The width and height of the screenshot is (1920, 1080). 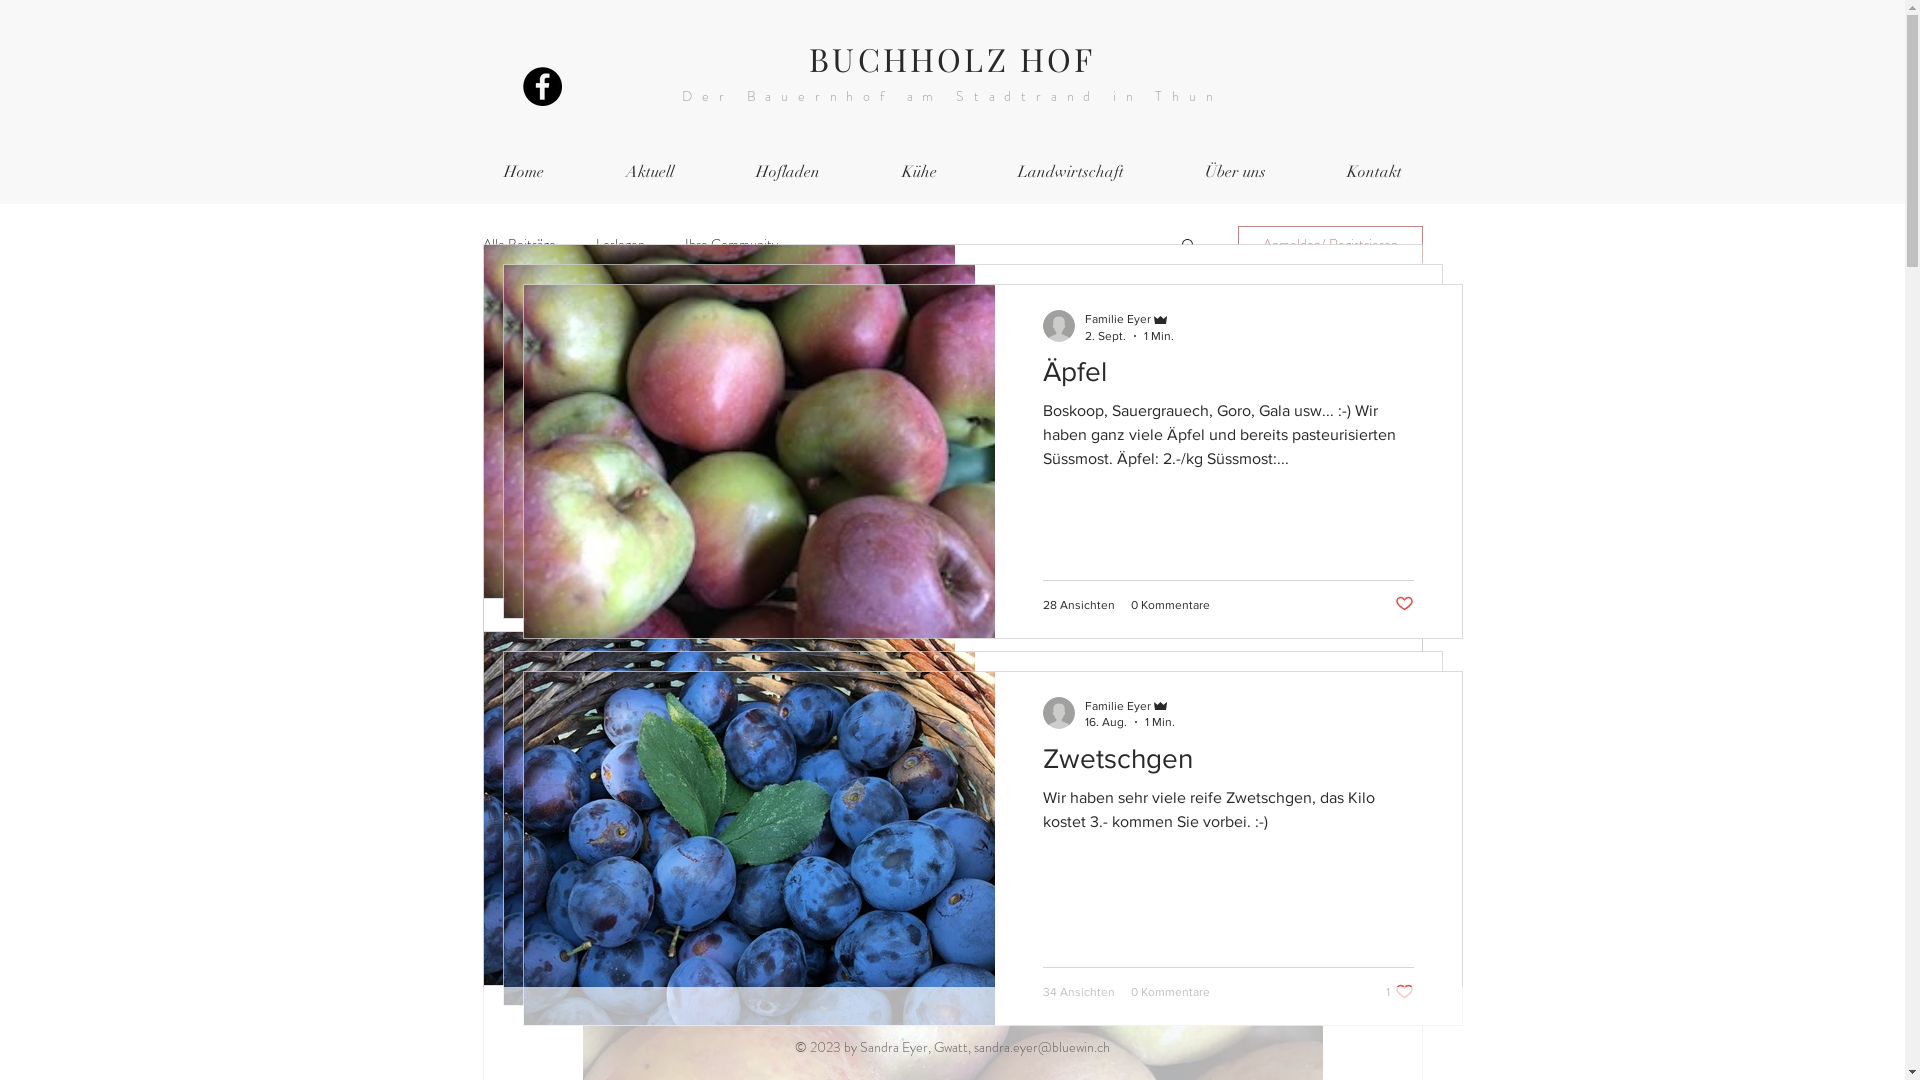 What do you see at coordinates (1070, 171) in the screenshot?
I see `'Landwirtschaft'` at bounding box center [1070, 171].